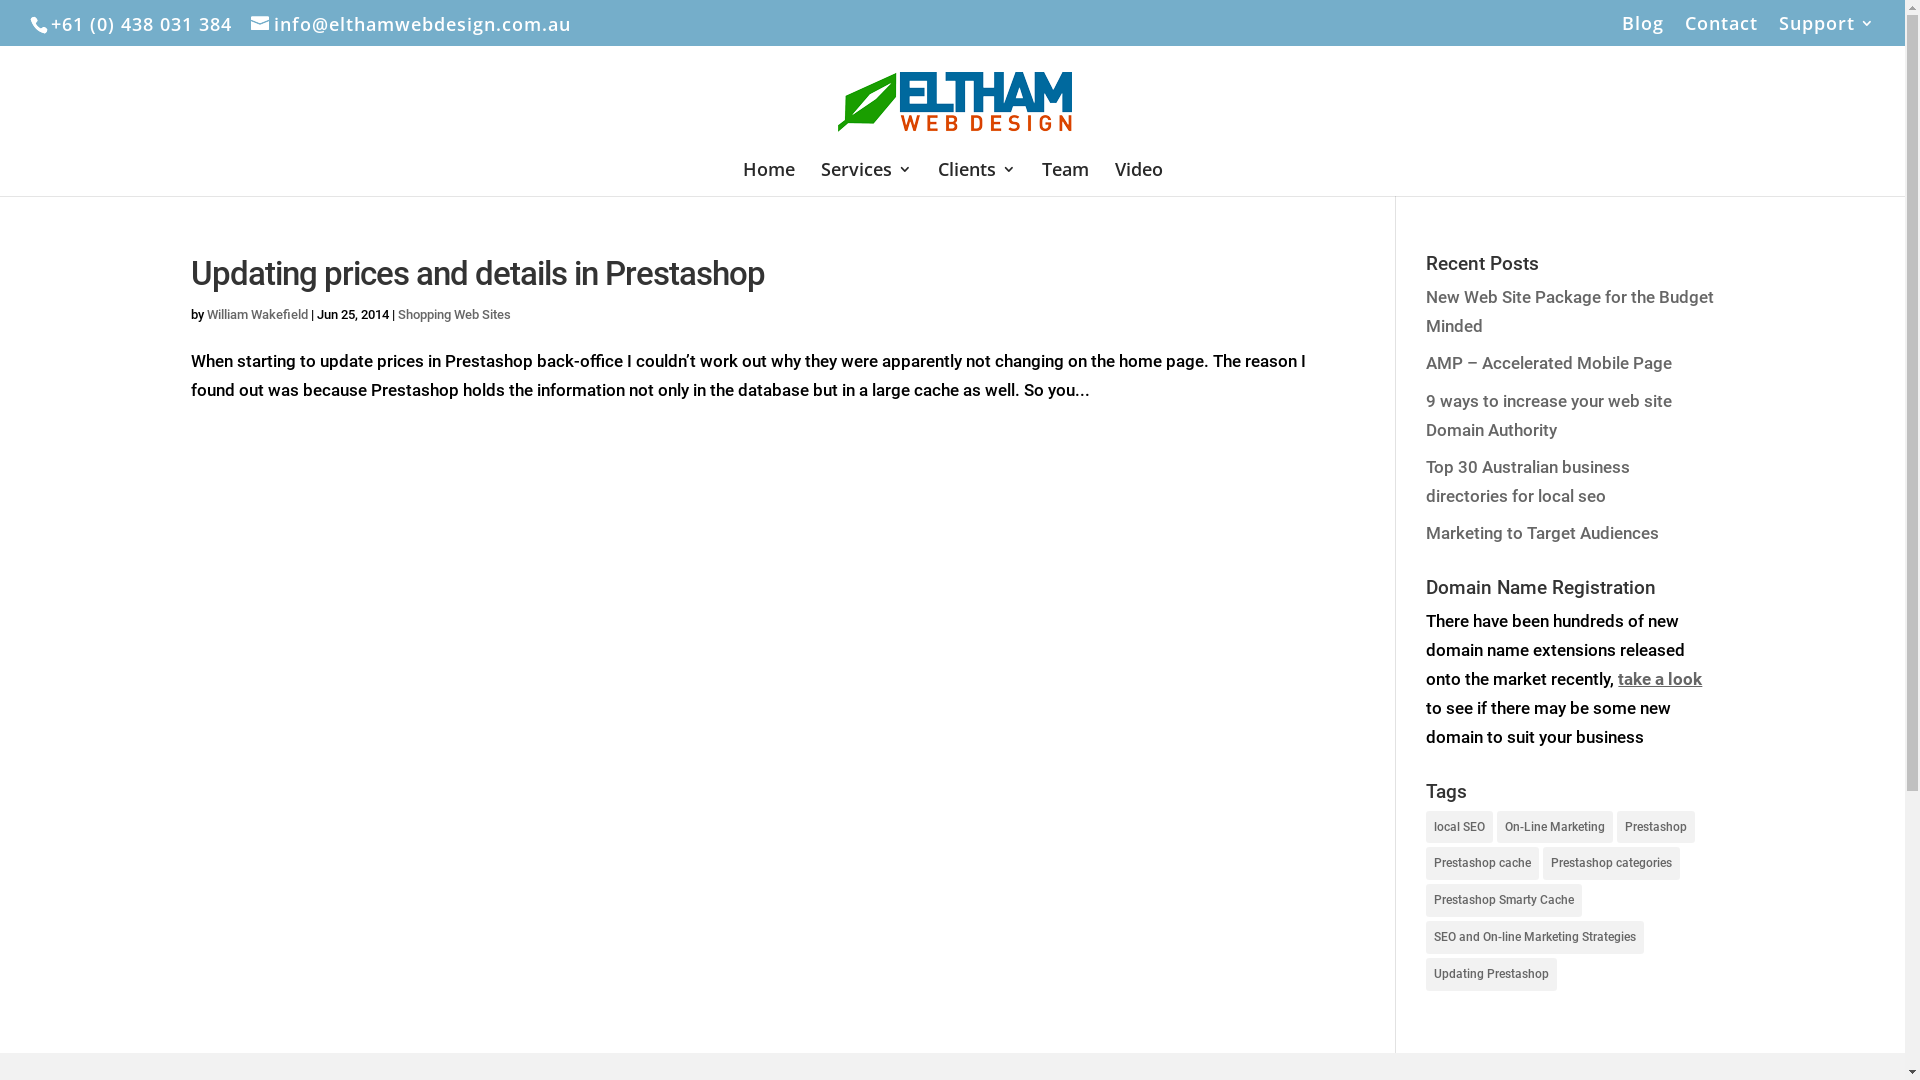 The height and width of the screenshot is (1080, 1920). Describe the element at coordinates (1491, 973) in the screenshot. I see `'Updating Prestashop'` at that location.